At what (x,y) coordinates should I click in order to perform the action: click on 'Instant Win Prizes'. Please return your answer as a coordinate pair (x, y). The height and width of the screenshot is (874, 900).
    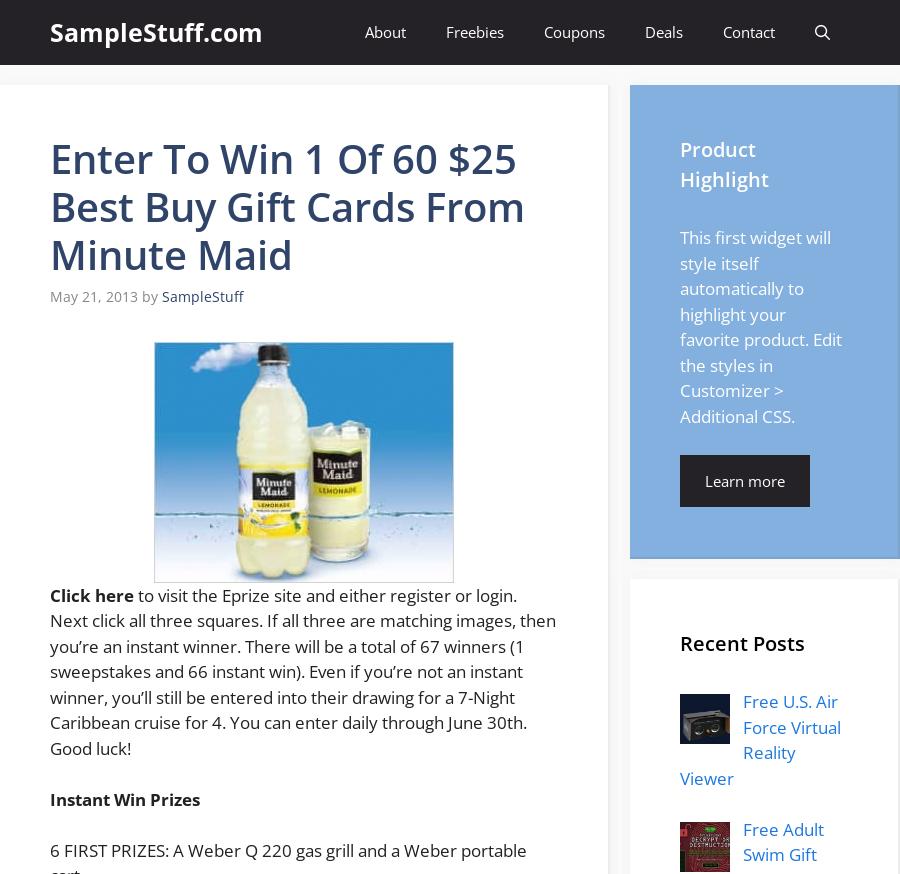
    Looking at the image, I should click on (125, 797).